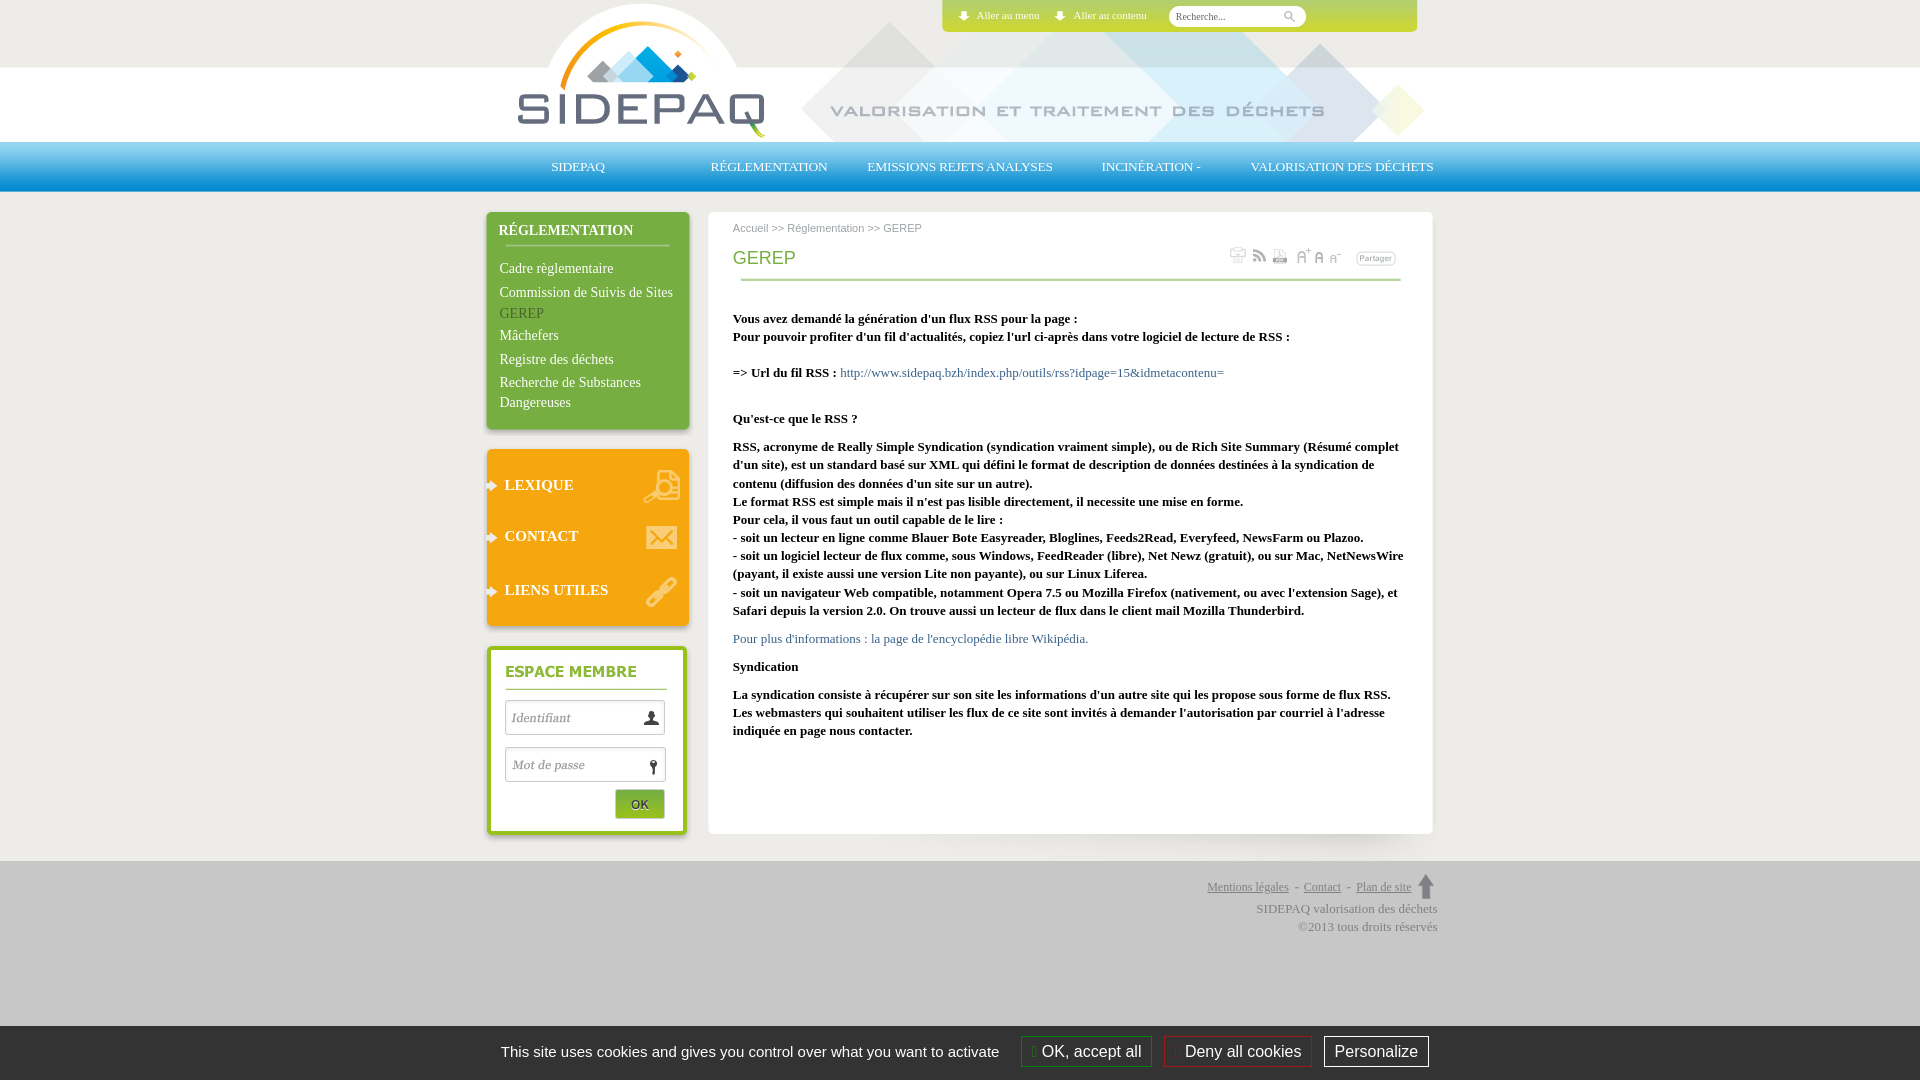 This screenshot has width=1920, height=1080. What do you see at coordinates (1237, 1050) in the screenshot?
I see `'Deny all cookies'` at bounding box center [1237, 1050].